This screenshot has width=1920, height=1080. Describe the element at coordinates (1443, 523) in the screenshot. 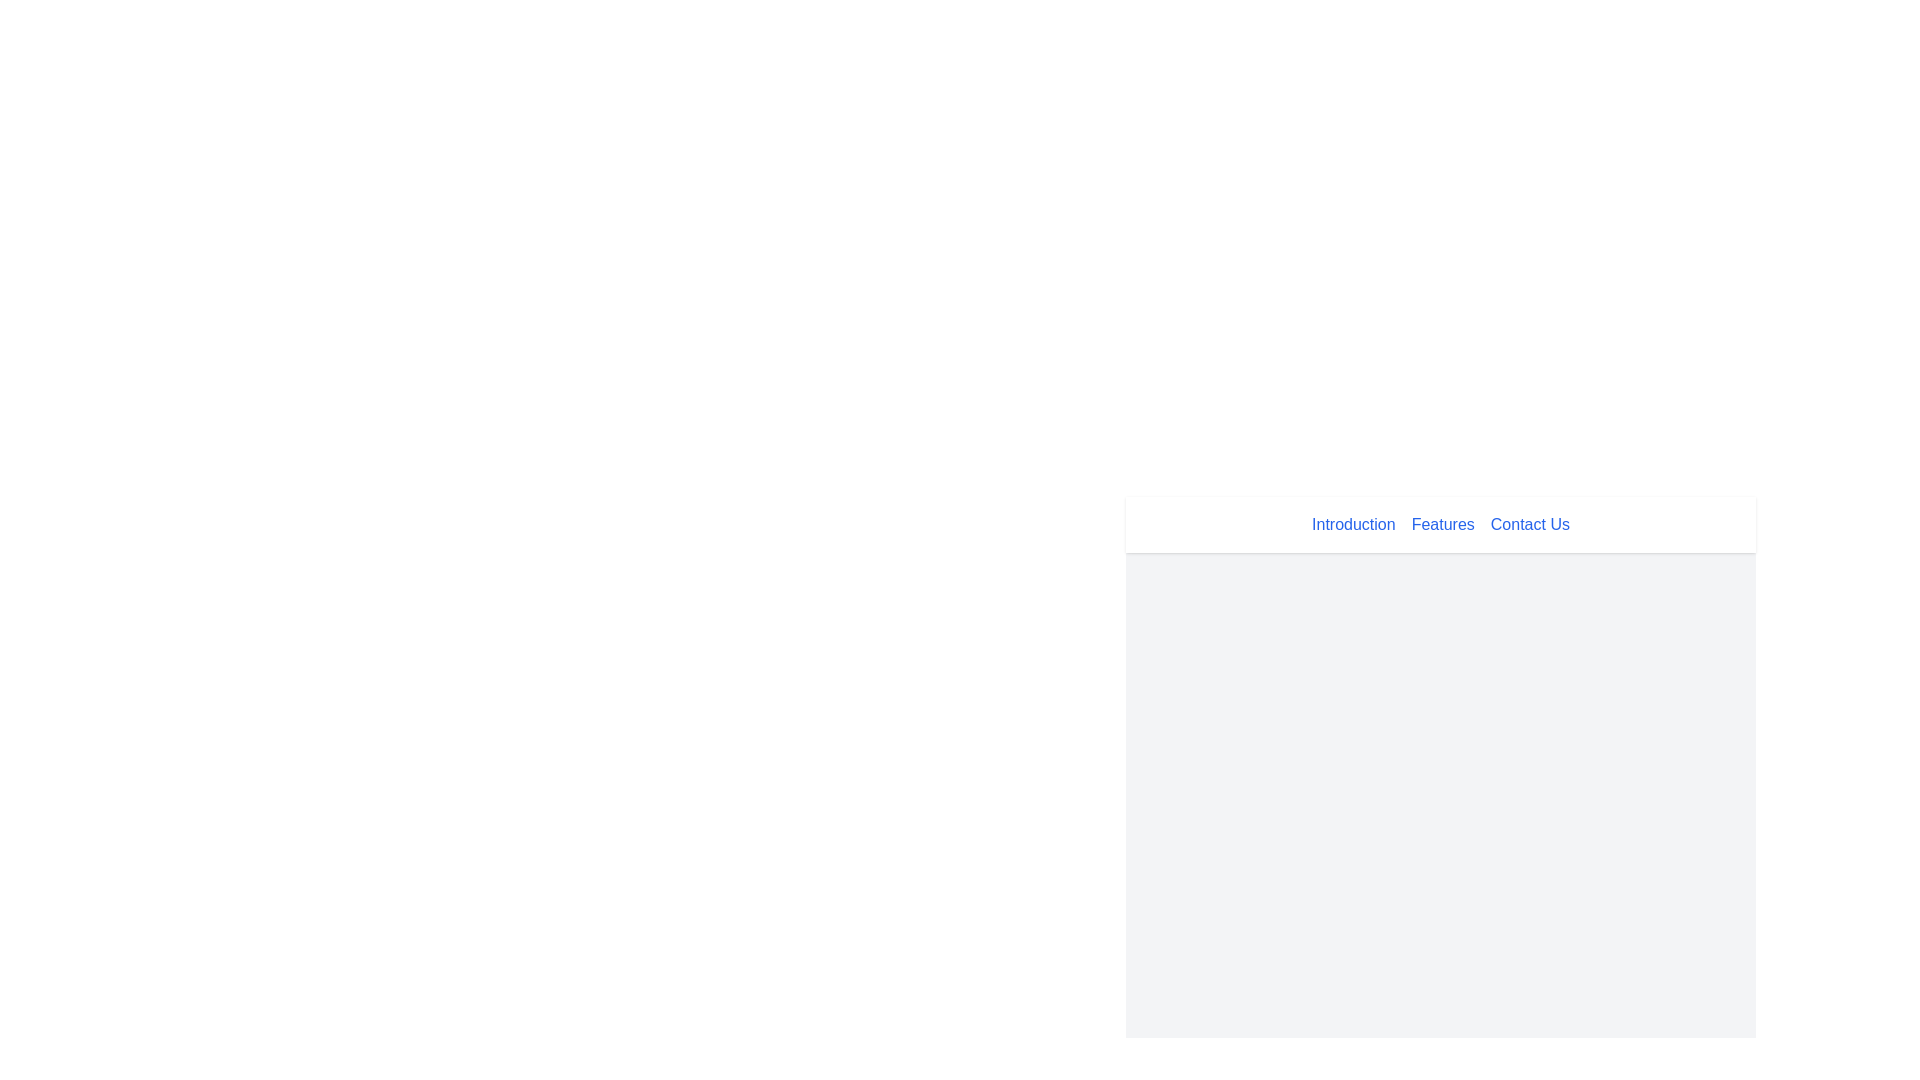

I see `the highlighted text link labeled 'Features' in the horizontal navigation menu` at that location.